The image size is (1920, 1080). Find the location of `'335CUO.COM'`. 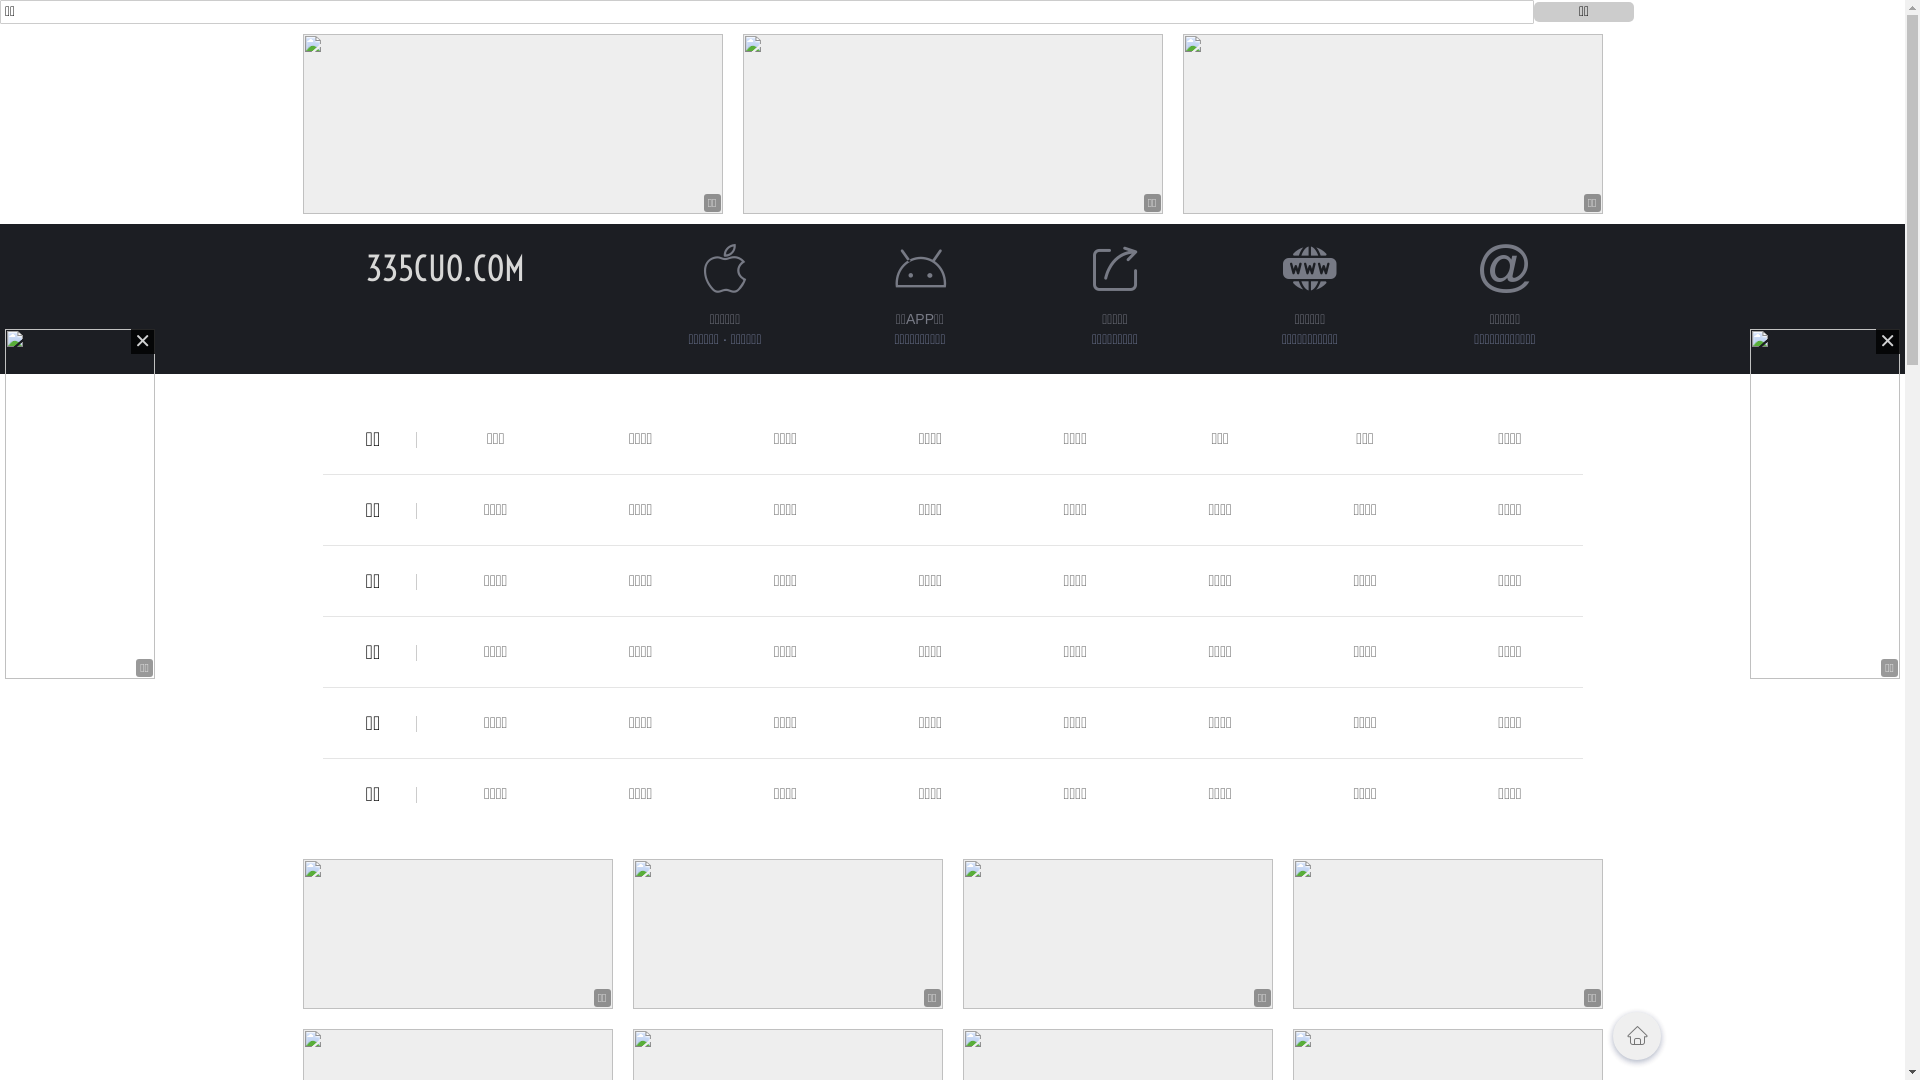

'335CUO.COM' is located at coordinates (444, 267).